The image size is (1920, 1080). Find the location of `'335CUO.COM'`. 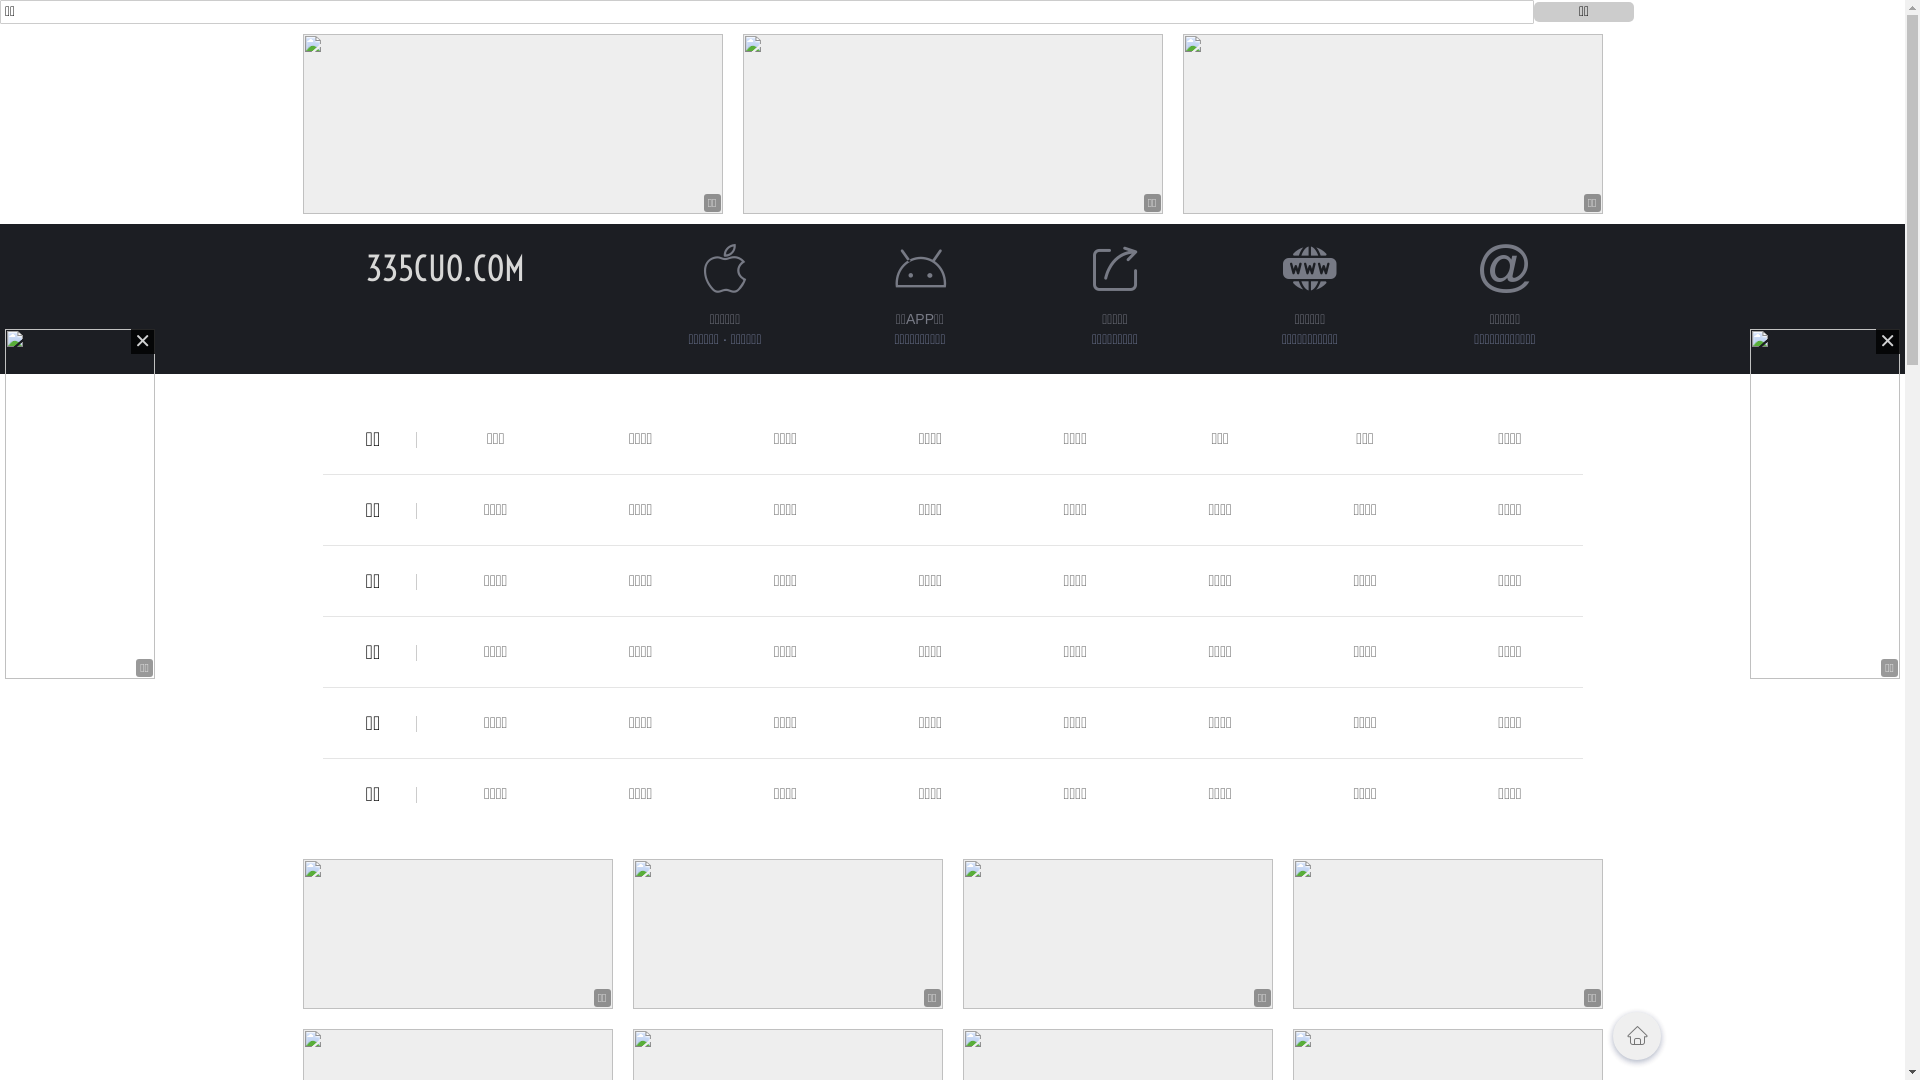

'335CUO.COM' is located at coordinates (444, 267).